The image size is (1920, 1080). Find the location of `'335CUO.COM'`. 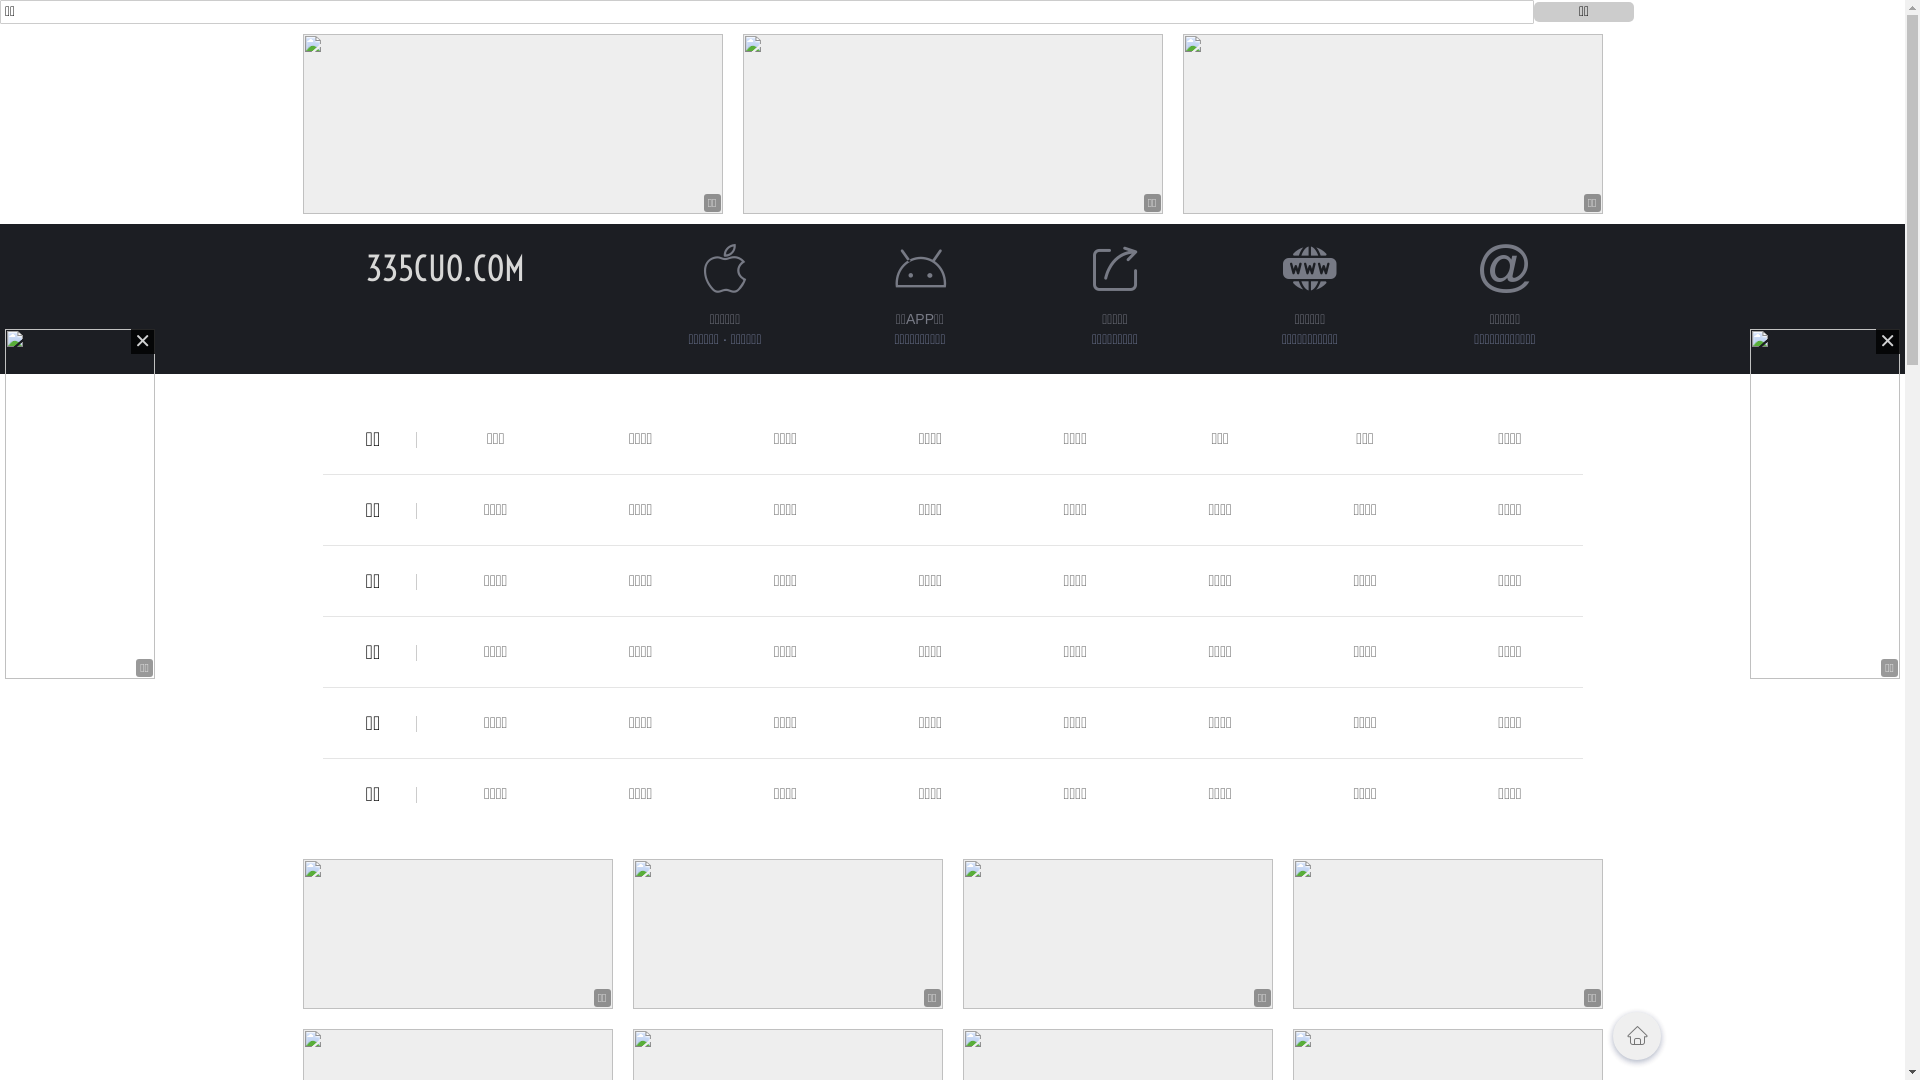

'335CUO.COM' is located at coordinates (444, 267).